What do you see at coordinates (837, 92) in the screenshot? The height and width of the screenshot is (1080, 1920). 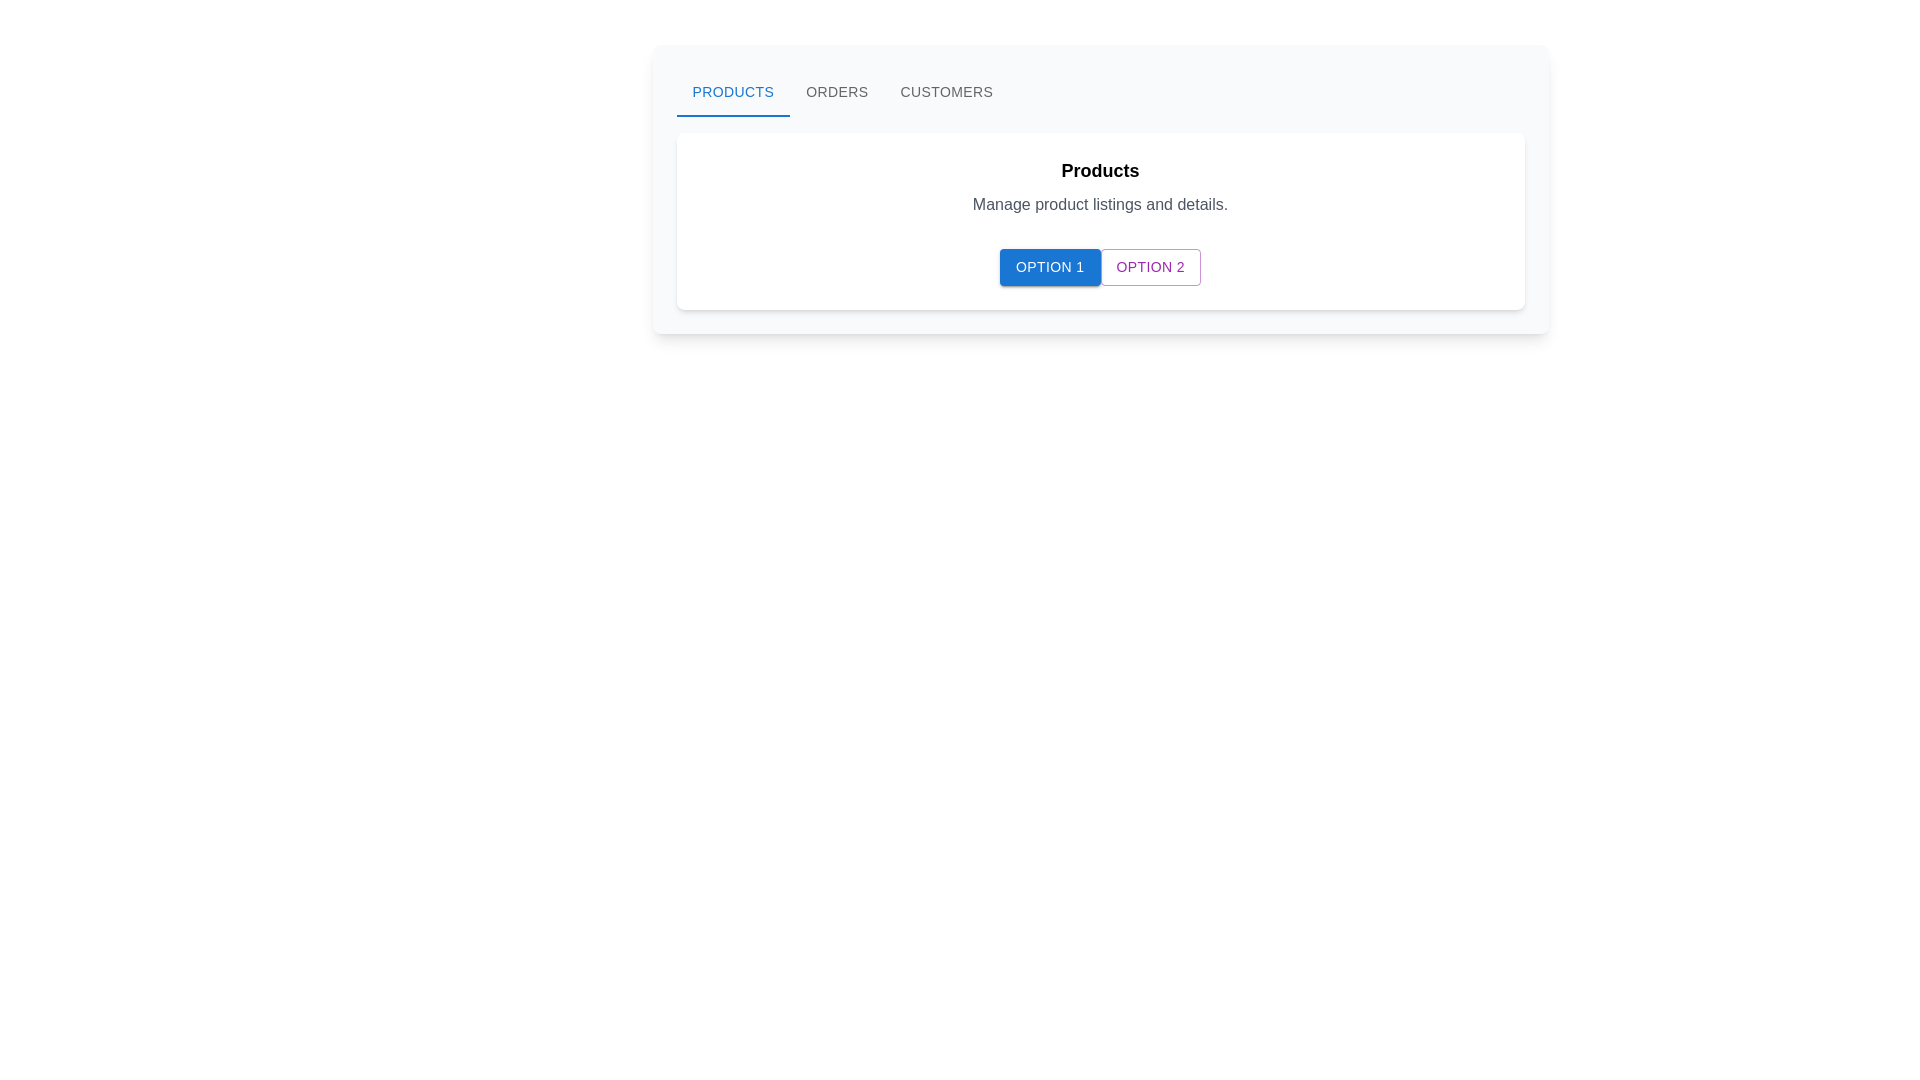 I see `the 'Orders' tab, which is the middle tab in a horizontal tab list with a light grey background and black text` at bounding box center [837, 92].